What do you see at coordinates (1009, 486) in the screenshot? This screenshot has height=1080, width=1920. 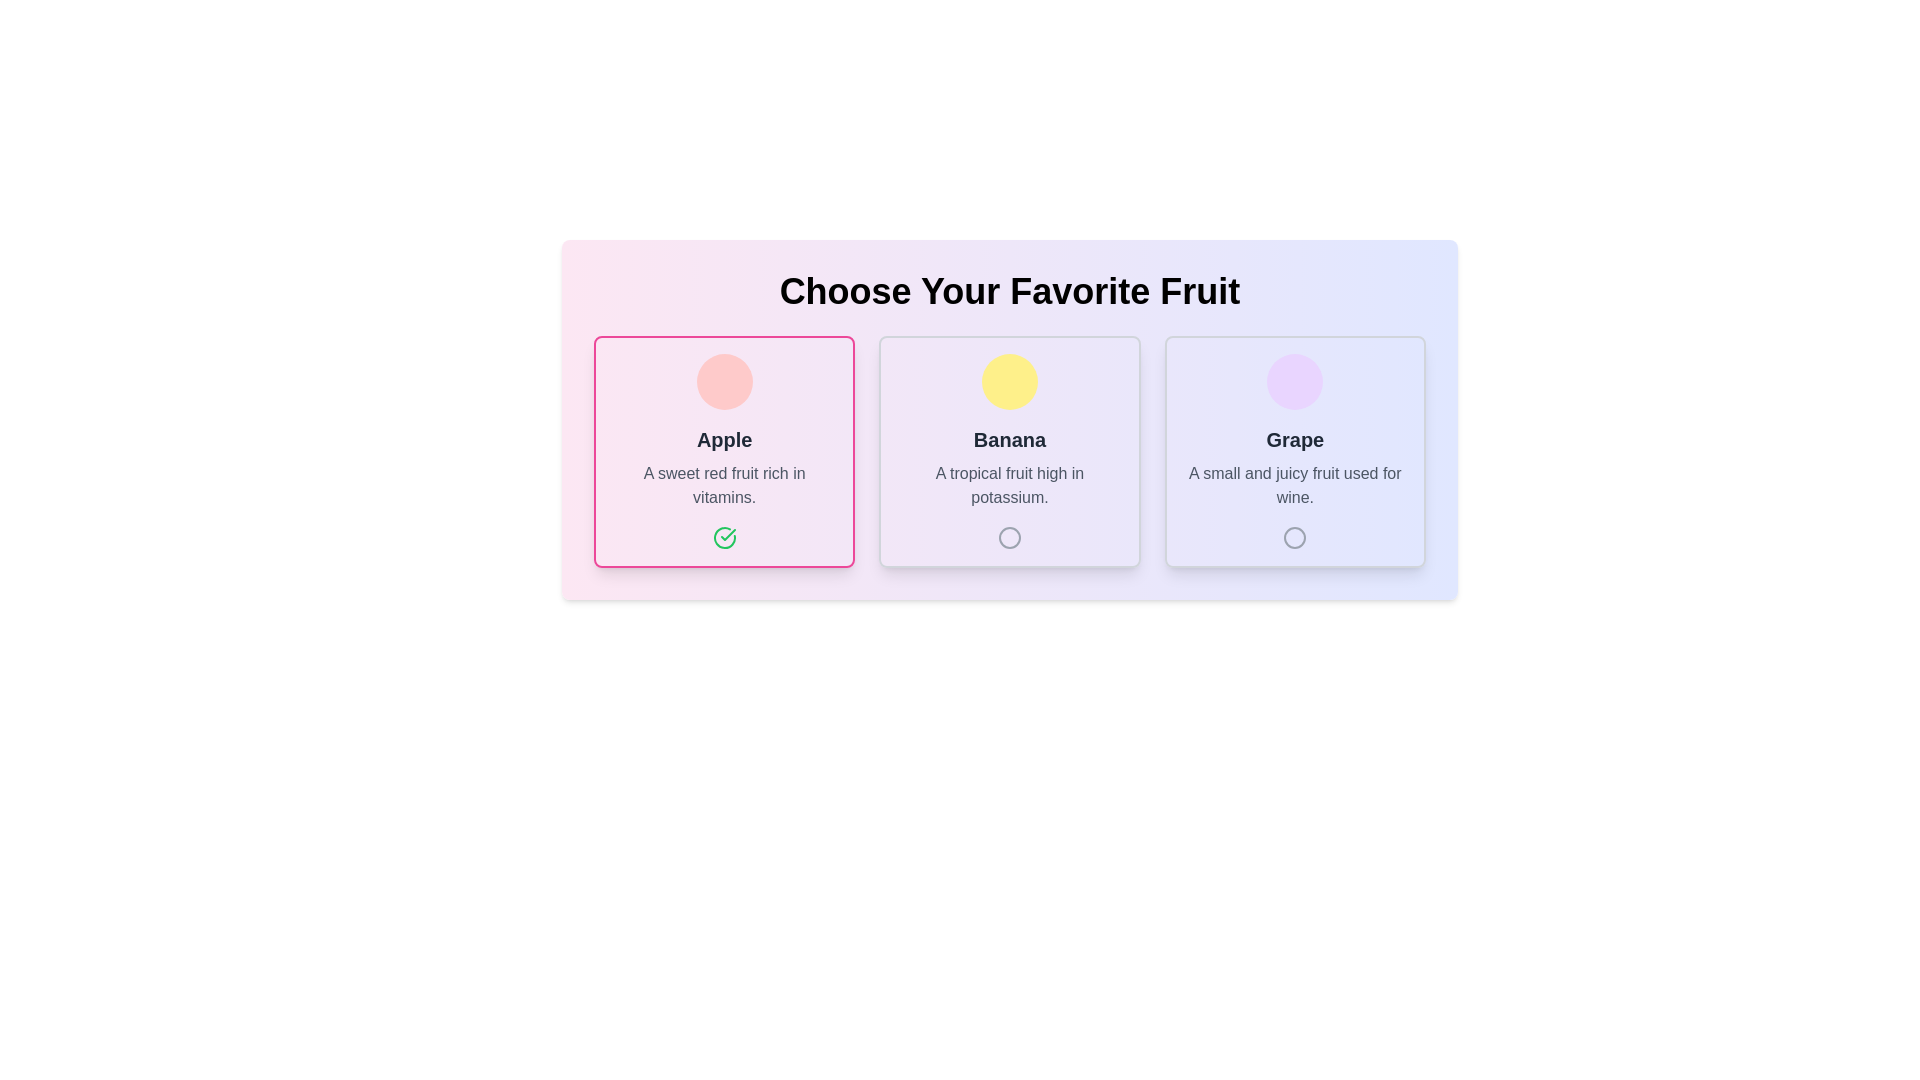 I see `the text stating 'A tropical fruit high in potassium.' which is styled in gray font and located below the word 'Banana' in the card interface` at bounding box center [1009, 486].